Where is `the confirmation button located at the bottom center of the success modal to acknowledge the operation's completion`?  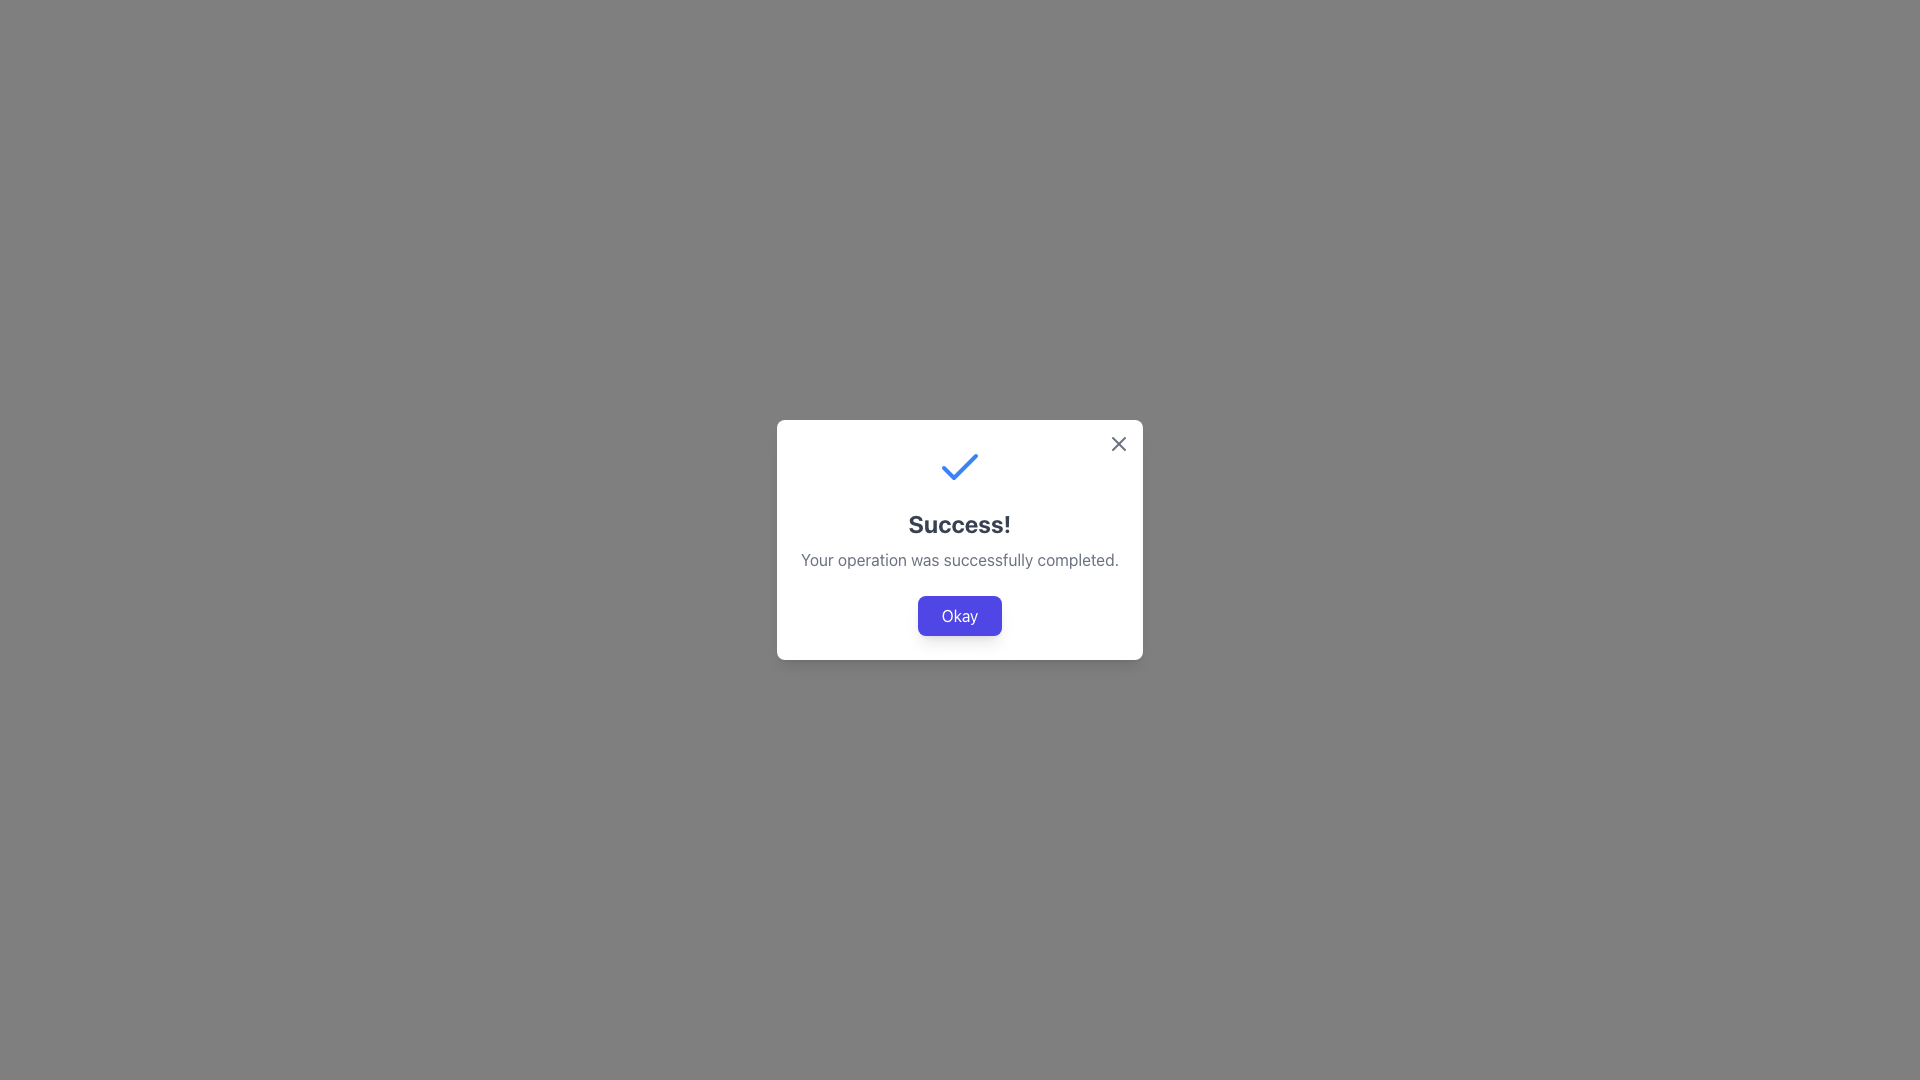
the confirmation button located at the bottom center of the success modal to acknowledge the operation's completion is located at coordinates (960, 615).